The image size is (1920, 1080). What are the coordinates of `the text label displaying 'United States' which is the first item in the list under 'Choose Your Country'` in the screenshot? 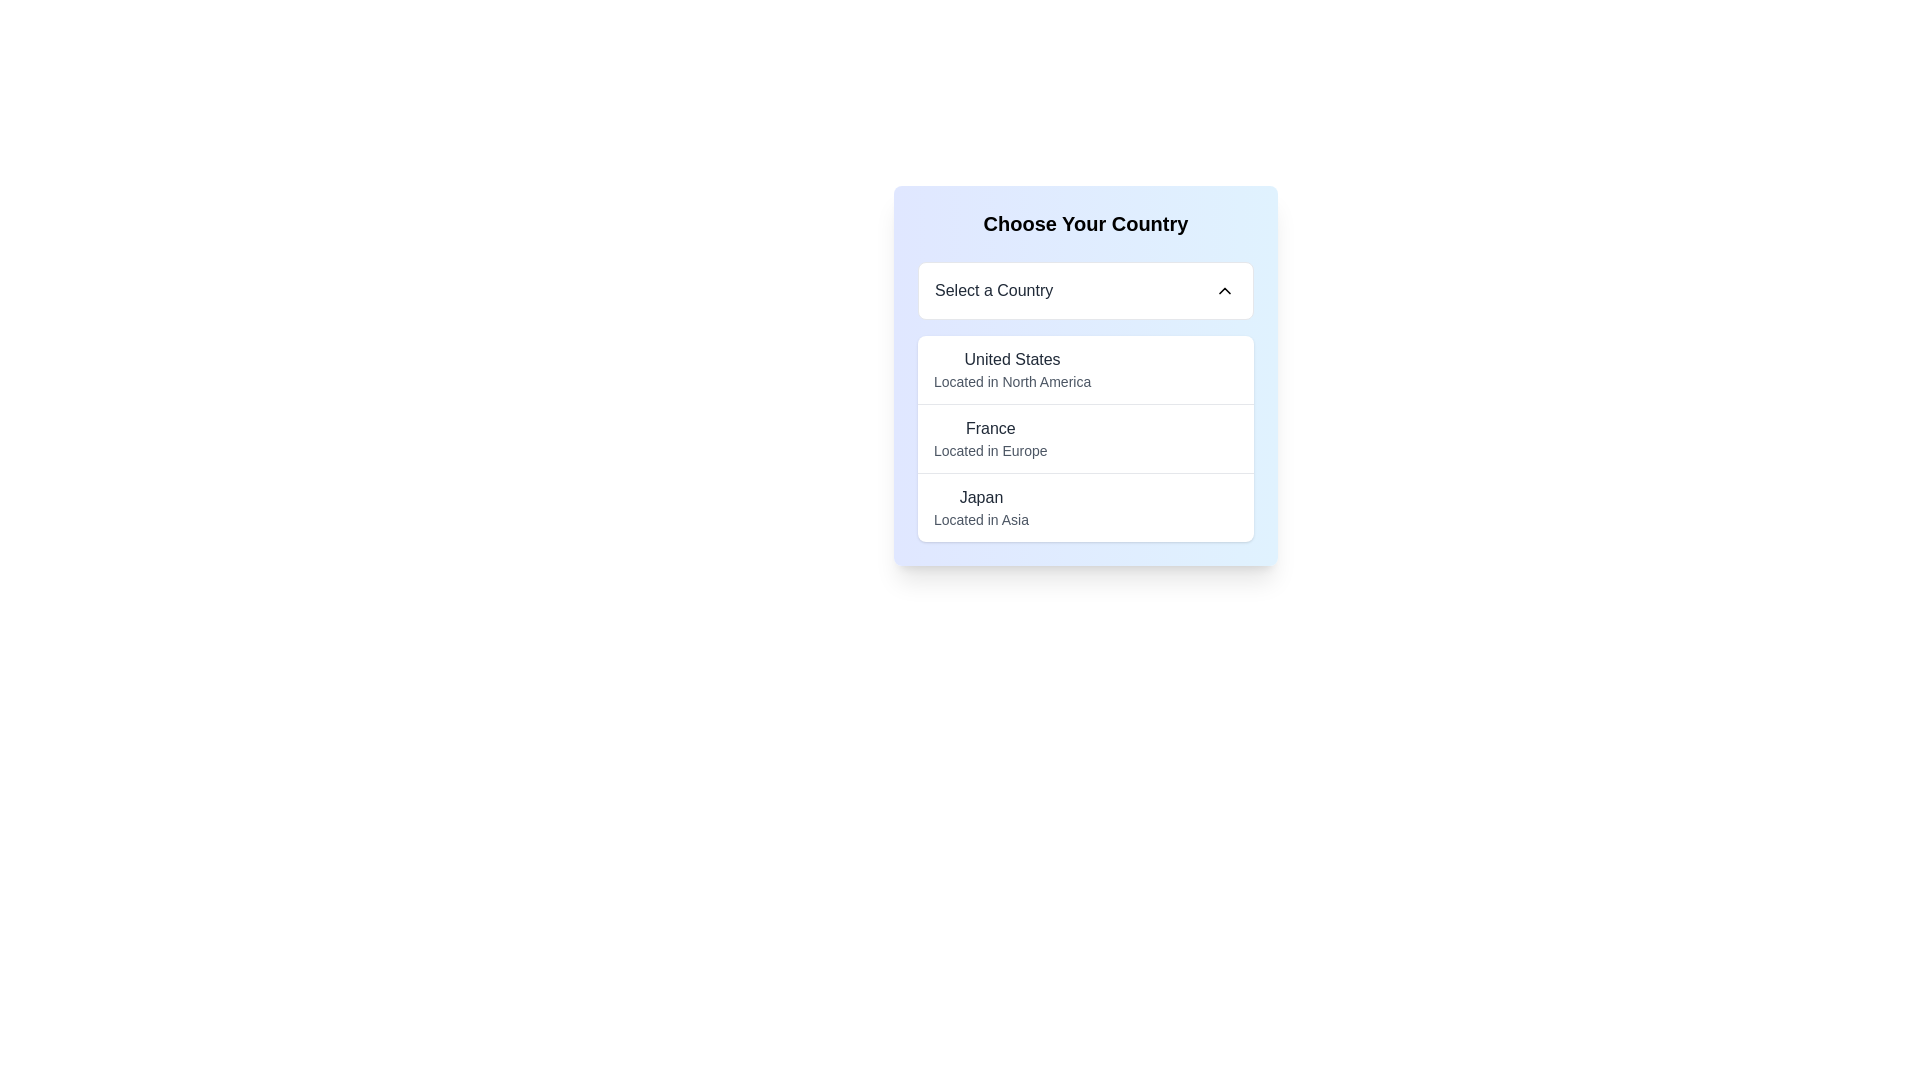 It's located at (1012, 358).